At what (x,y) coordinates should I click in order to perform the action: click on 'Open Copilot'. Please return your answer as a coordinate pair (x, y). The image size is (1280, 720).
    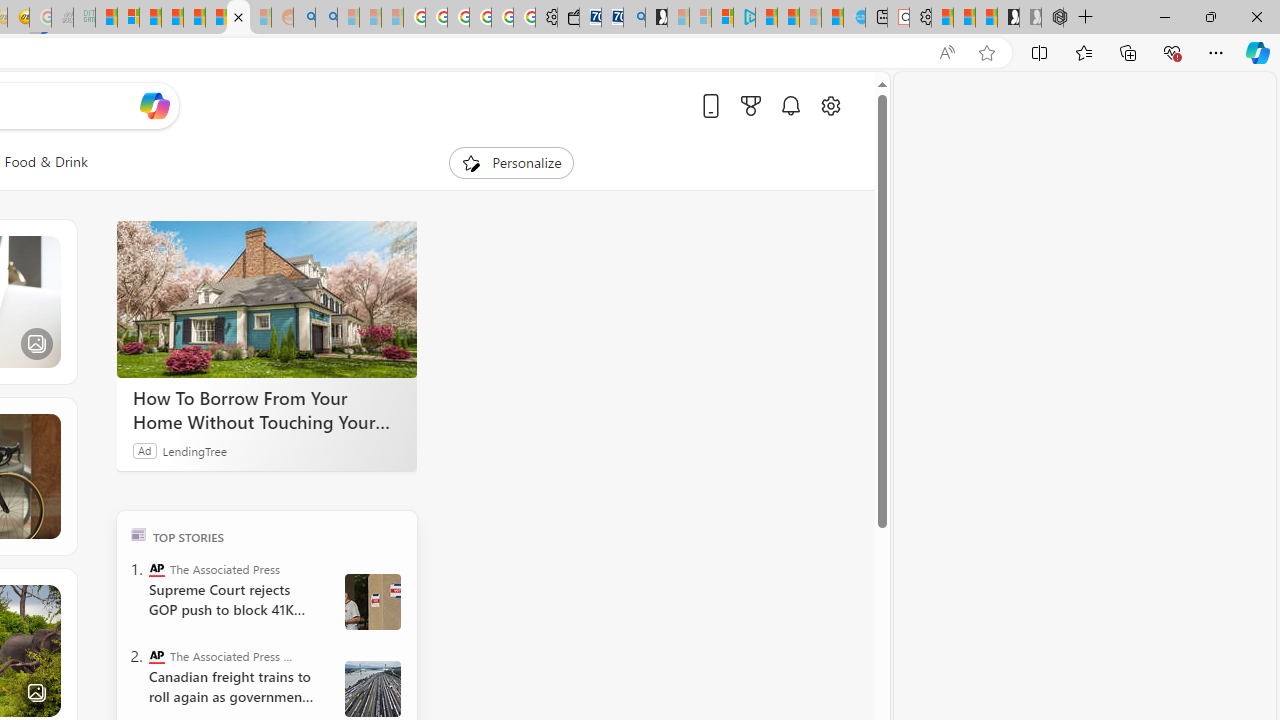
    Looking at the image, I should click on (154, 105).